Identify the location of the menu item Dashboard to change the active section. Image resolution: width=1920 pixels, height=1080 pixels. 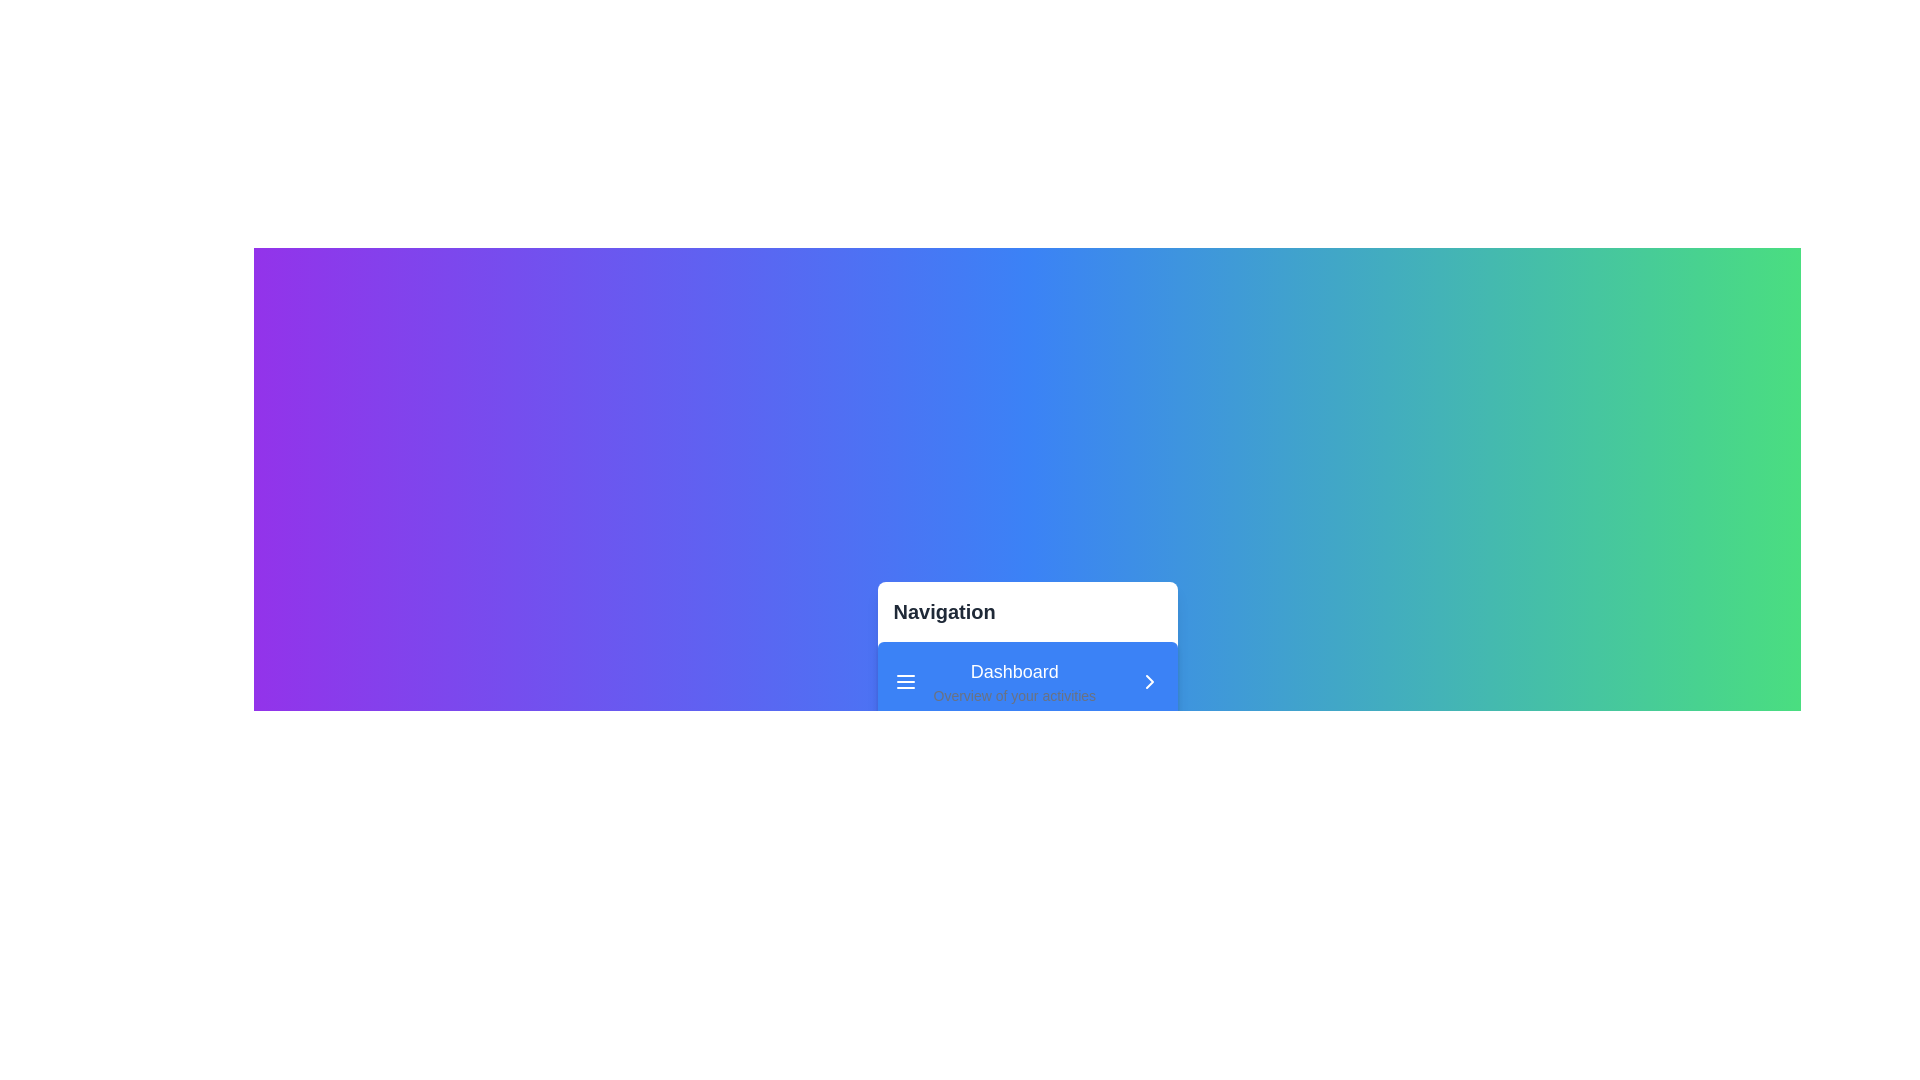
(1027, 681).